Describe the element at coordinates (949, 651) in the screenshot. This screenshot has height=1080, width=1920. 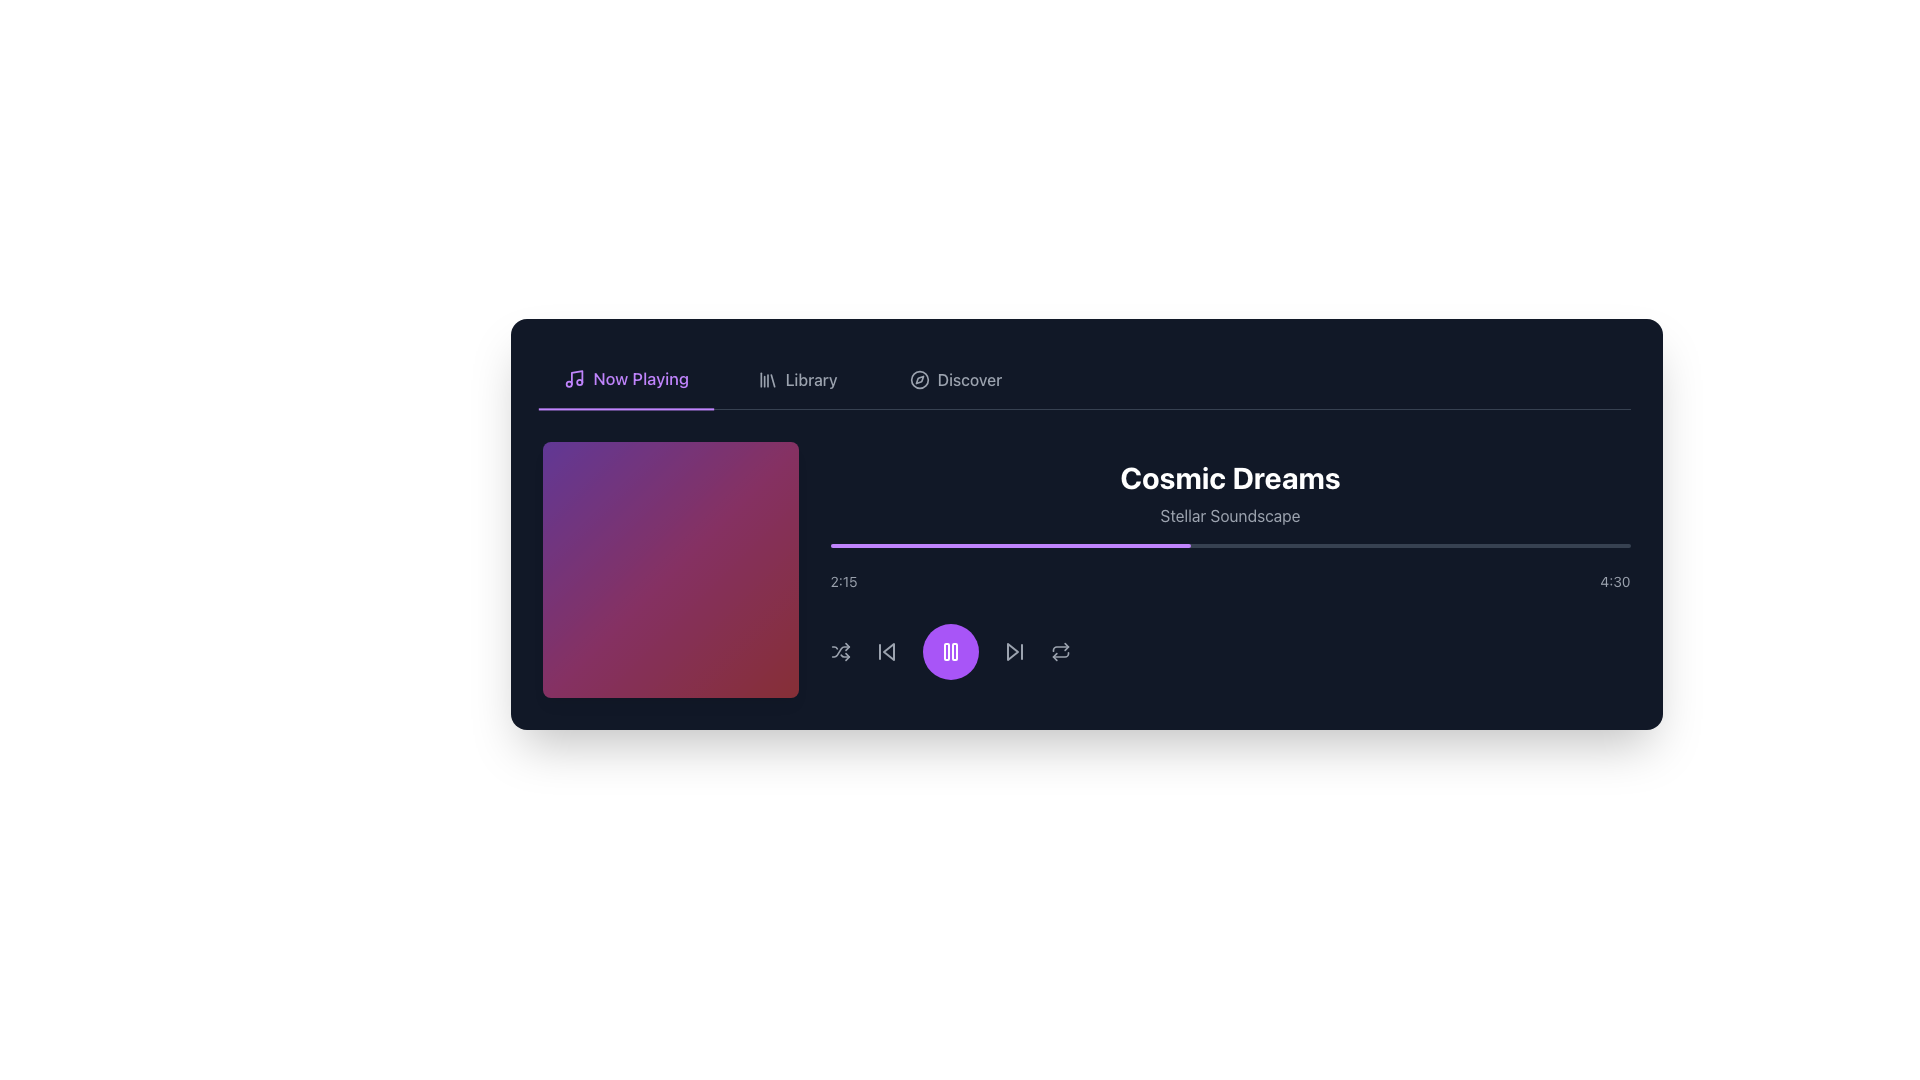
I see `the pause icon represented by two vertical bars within a purple circular button` at that location.